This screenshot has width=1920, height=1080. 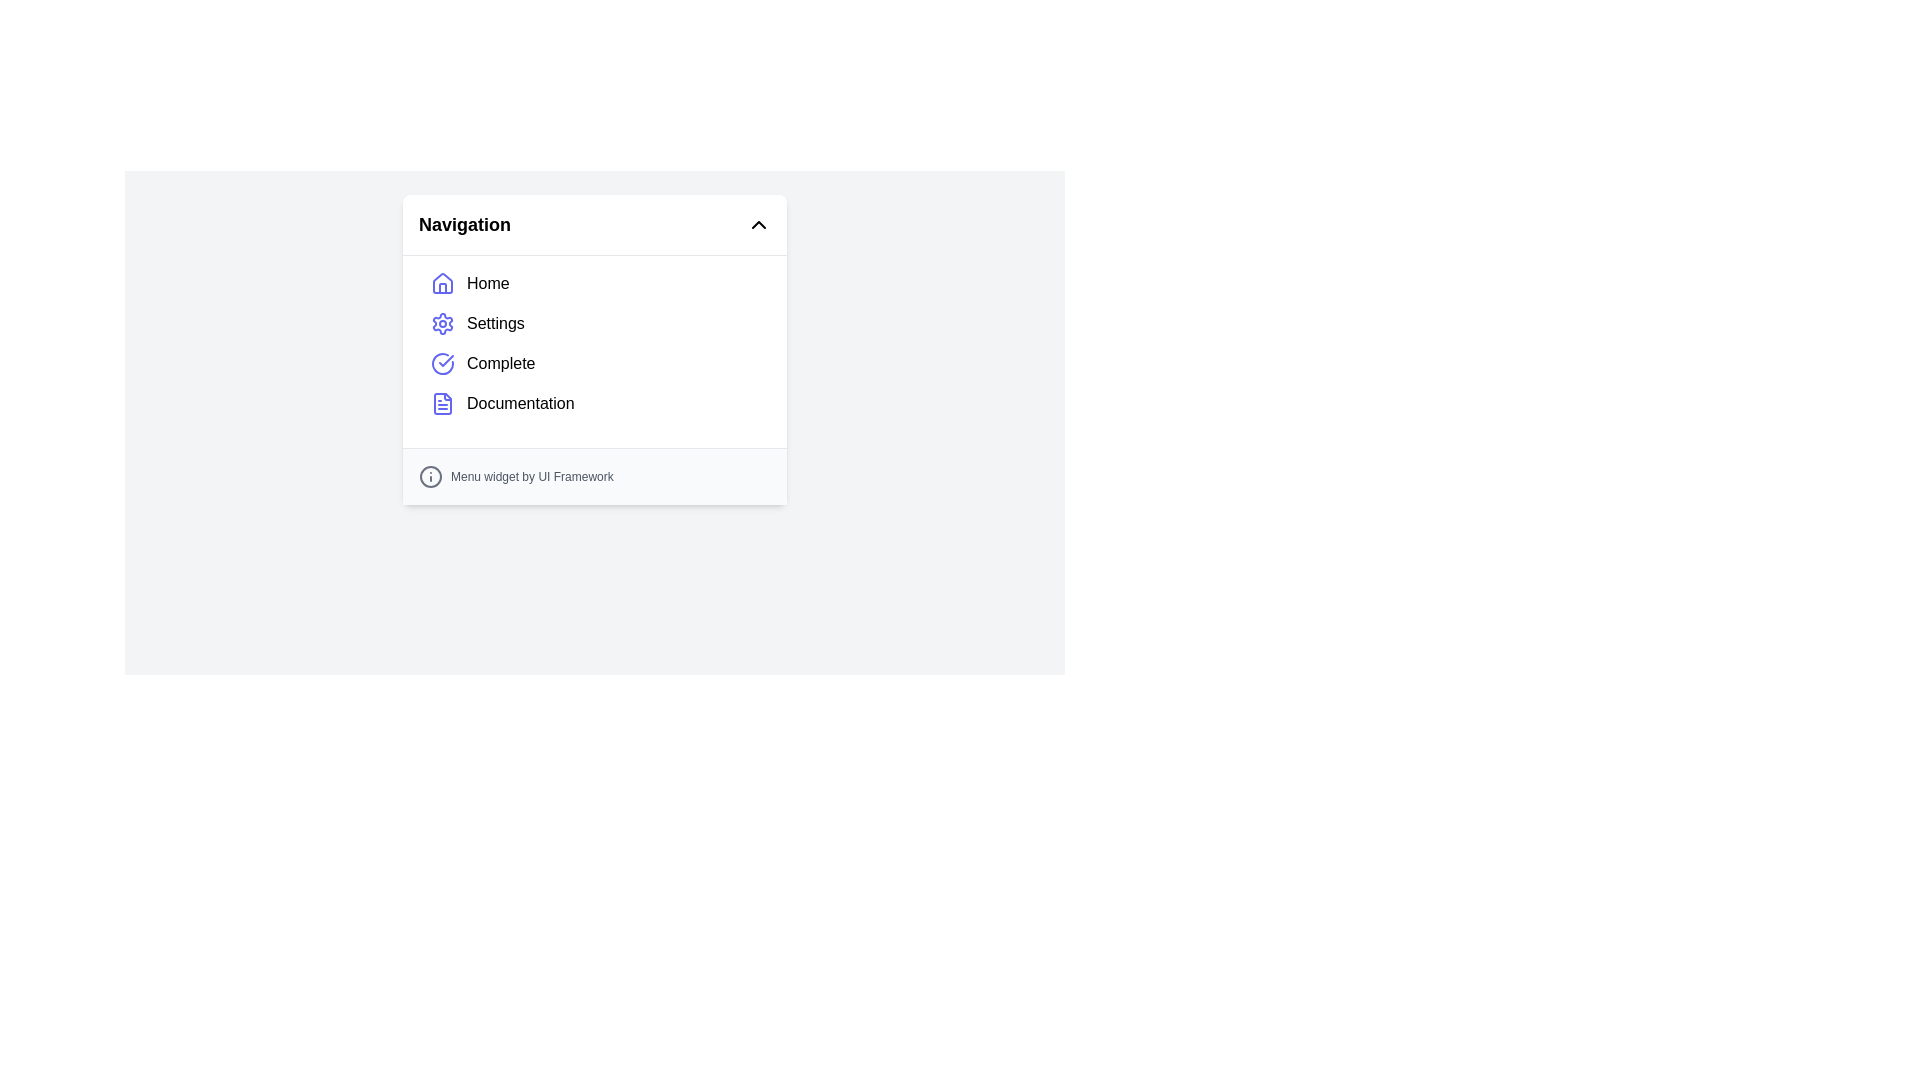 What do you see at coordinates (464, 224) in the screenshot?
I see `the bold text label 'Navigation' located at the top of the dropdown menu` at bounding box center [464, 224].